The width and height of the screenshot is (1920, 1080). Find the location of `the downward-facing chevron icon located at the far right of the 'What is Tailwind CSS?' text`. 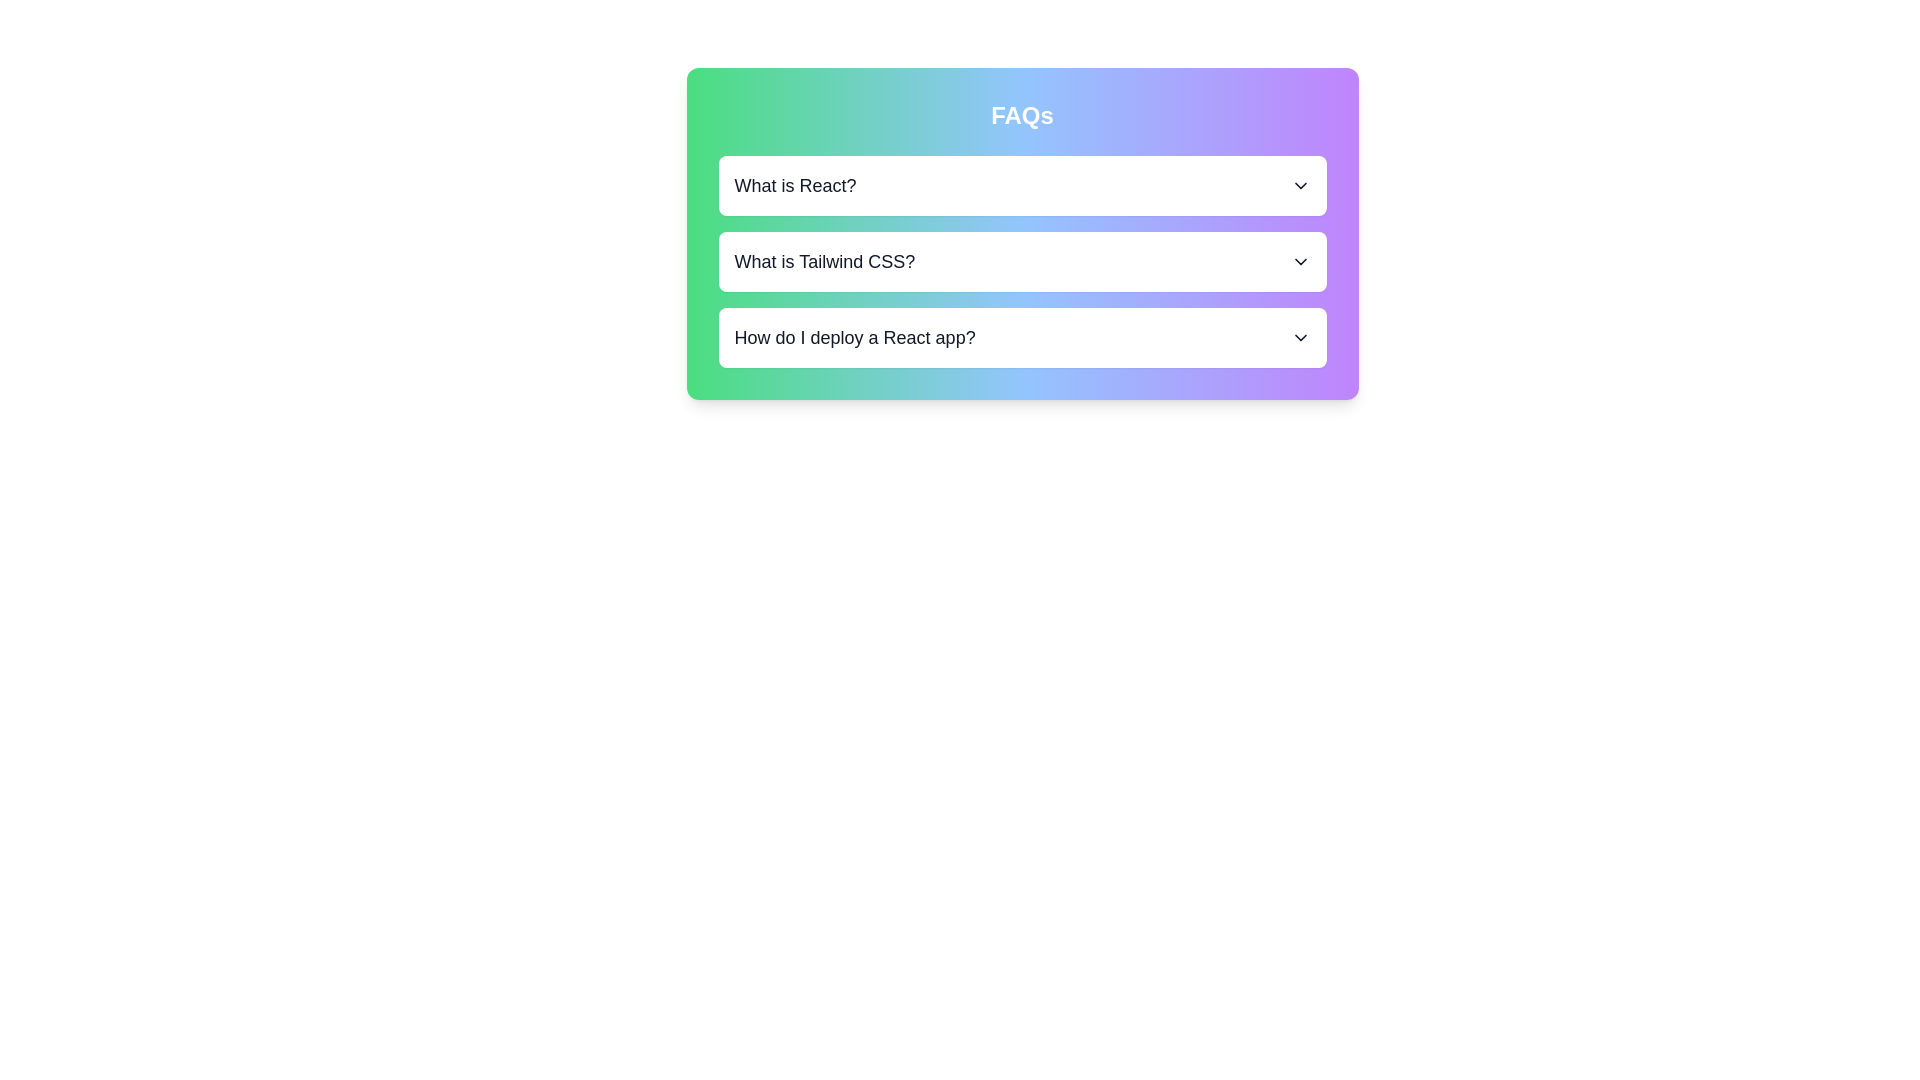

the downward-facing chevron icon located at the far right of the 'What is Tailwind CSS?' text is located at coordinates (1300, 261).